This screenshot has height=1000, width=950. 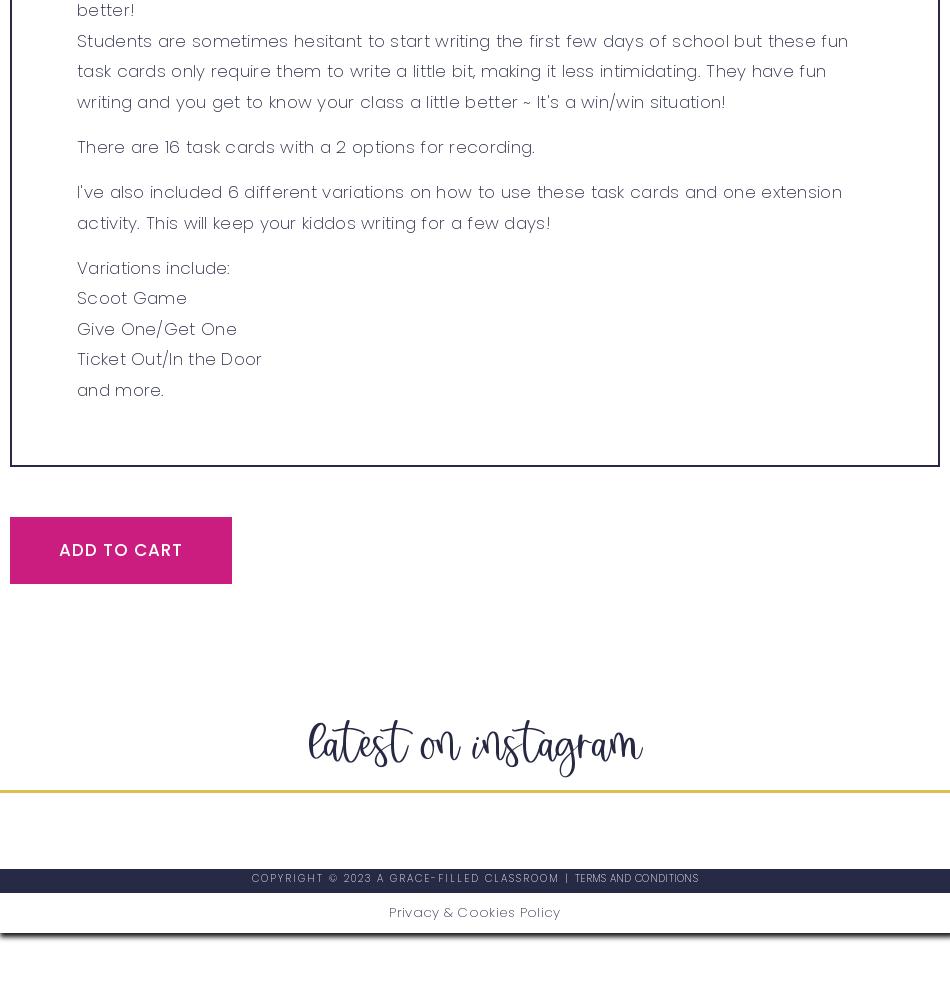 I want to click on 'Students are sometimes hesitant to start writing the first few days of school but these fun task cards only require them to write a little bit, making it less intimidating. They have fun writing and you get to know your class a little better ~ It's a win/win situation!', so click(x=77, y=69).